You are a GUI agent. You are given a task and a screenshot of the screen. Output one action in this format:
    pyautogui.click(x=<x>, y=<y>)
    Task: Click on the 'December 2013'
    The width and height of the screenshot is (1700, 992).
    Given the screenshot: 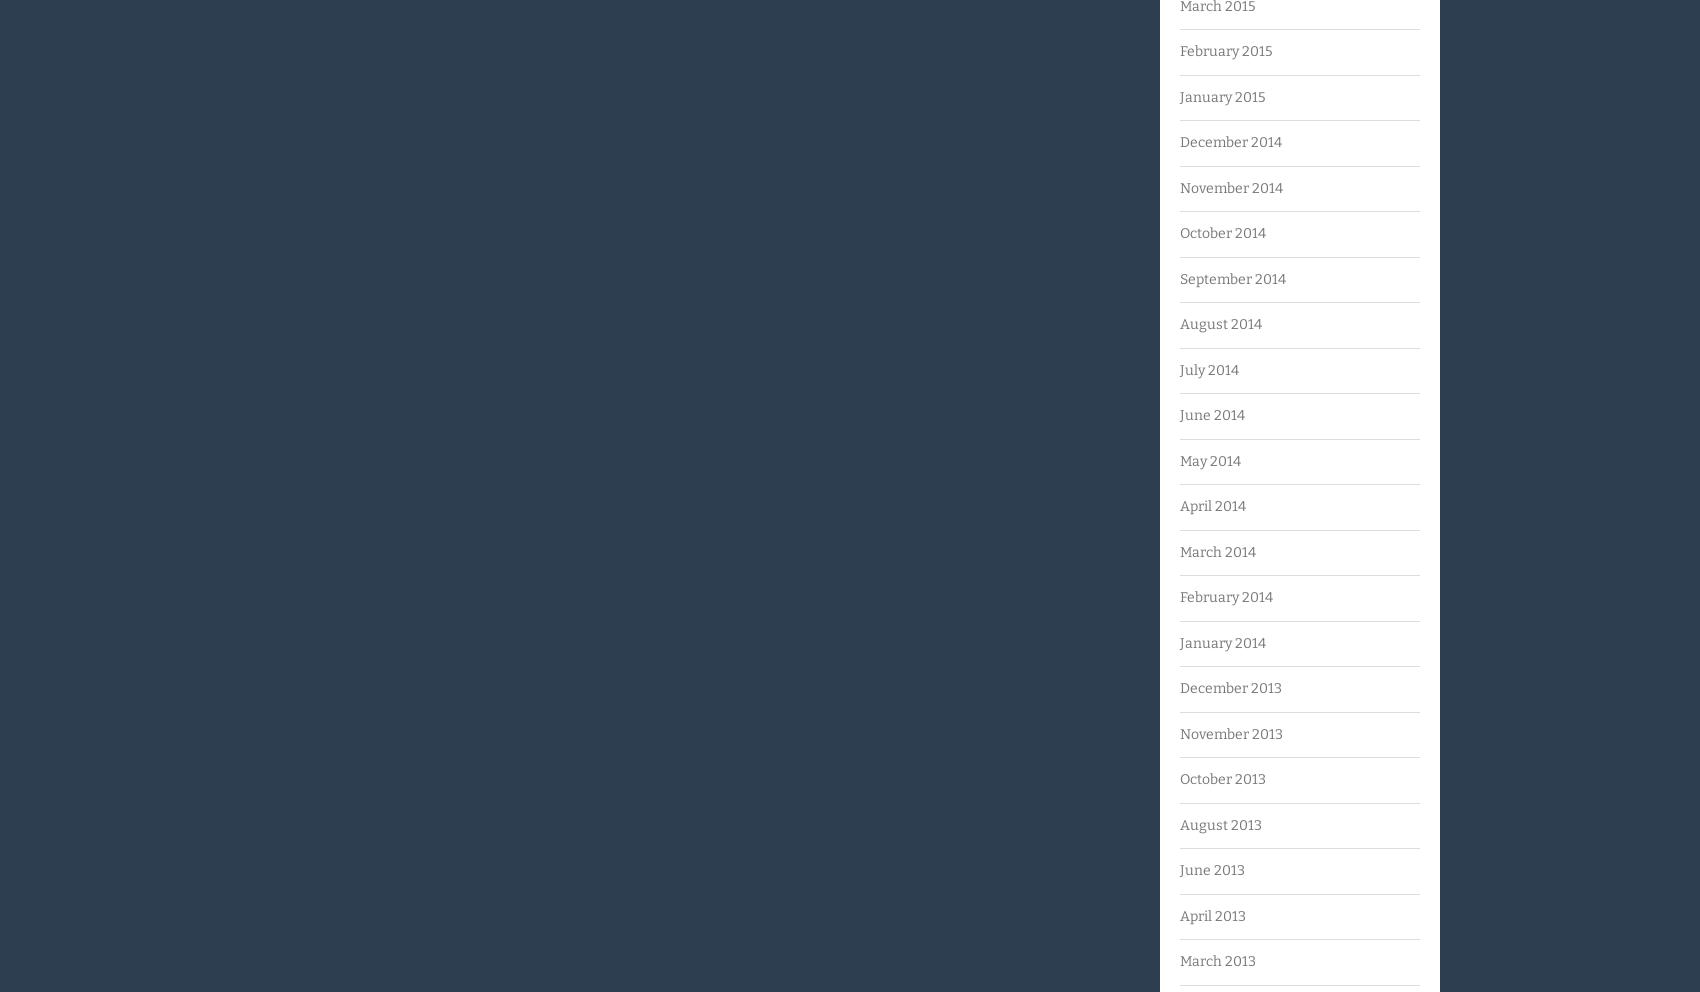 What is the action you would take?
    pyautogui.click(x=1229, y=687)
    